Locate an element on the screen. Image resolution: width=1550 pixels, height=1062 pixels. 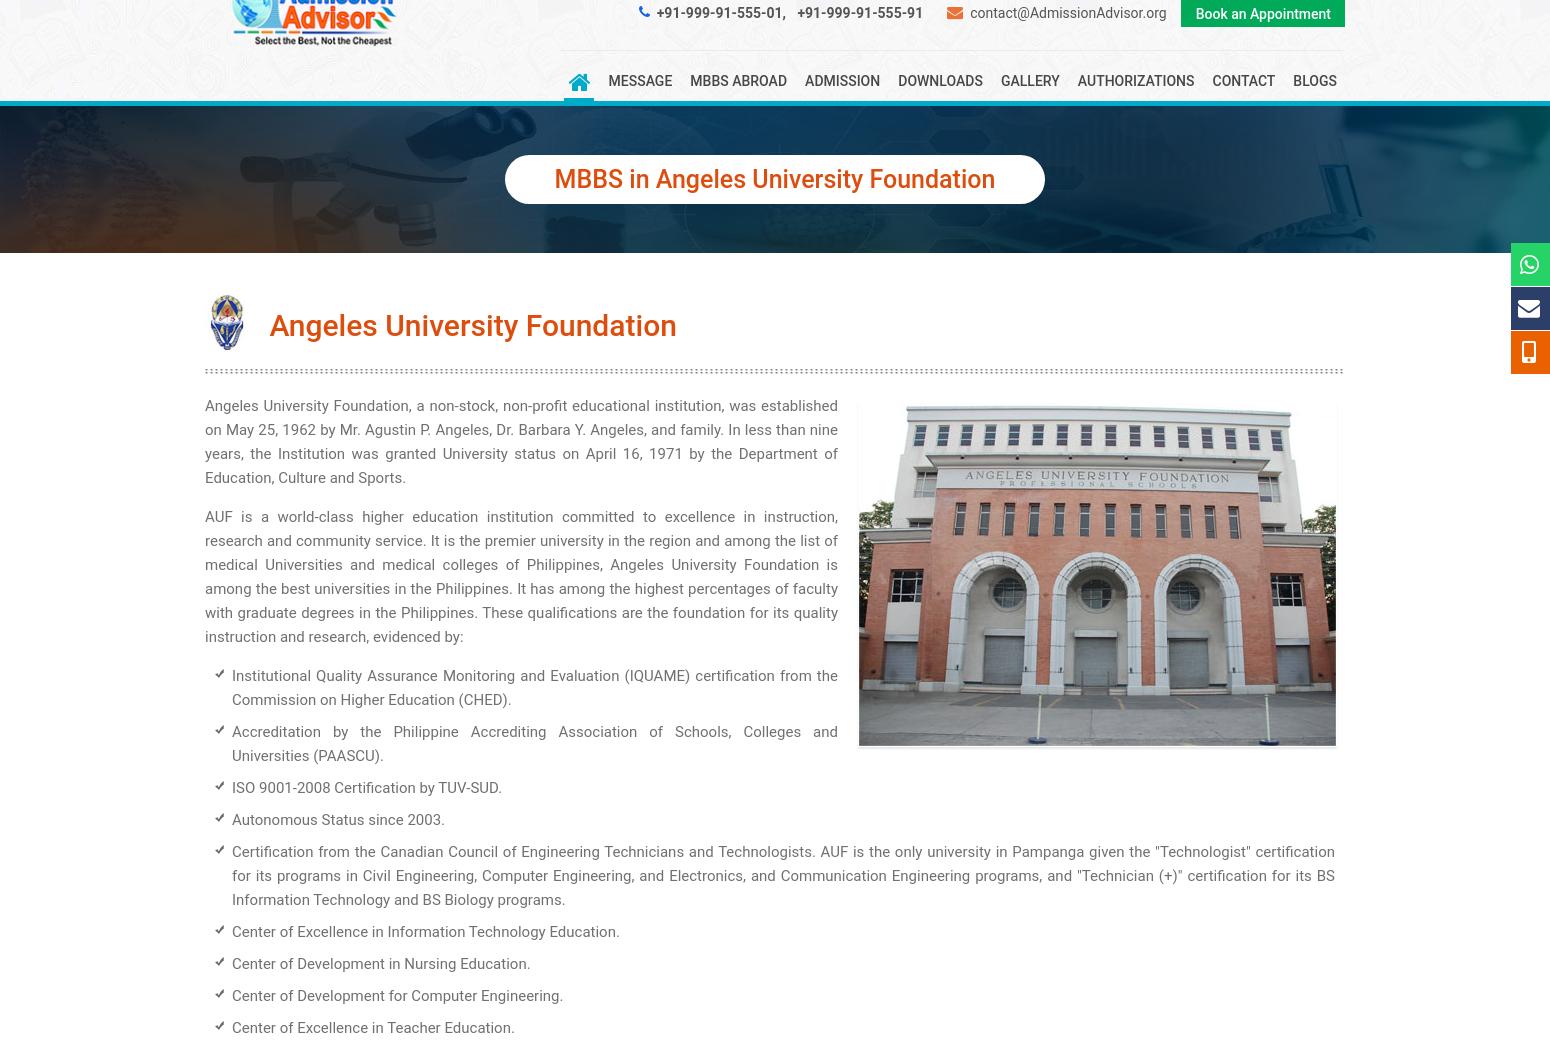
'Institutional Quality Assurance Monitoring and Evaluation (IQUAME) certification from the Commission on Higher Education (CHED).' is located at coordinates (534, 687).